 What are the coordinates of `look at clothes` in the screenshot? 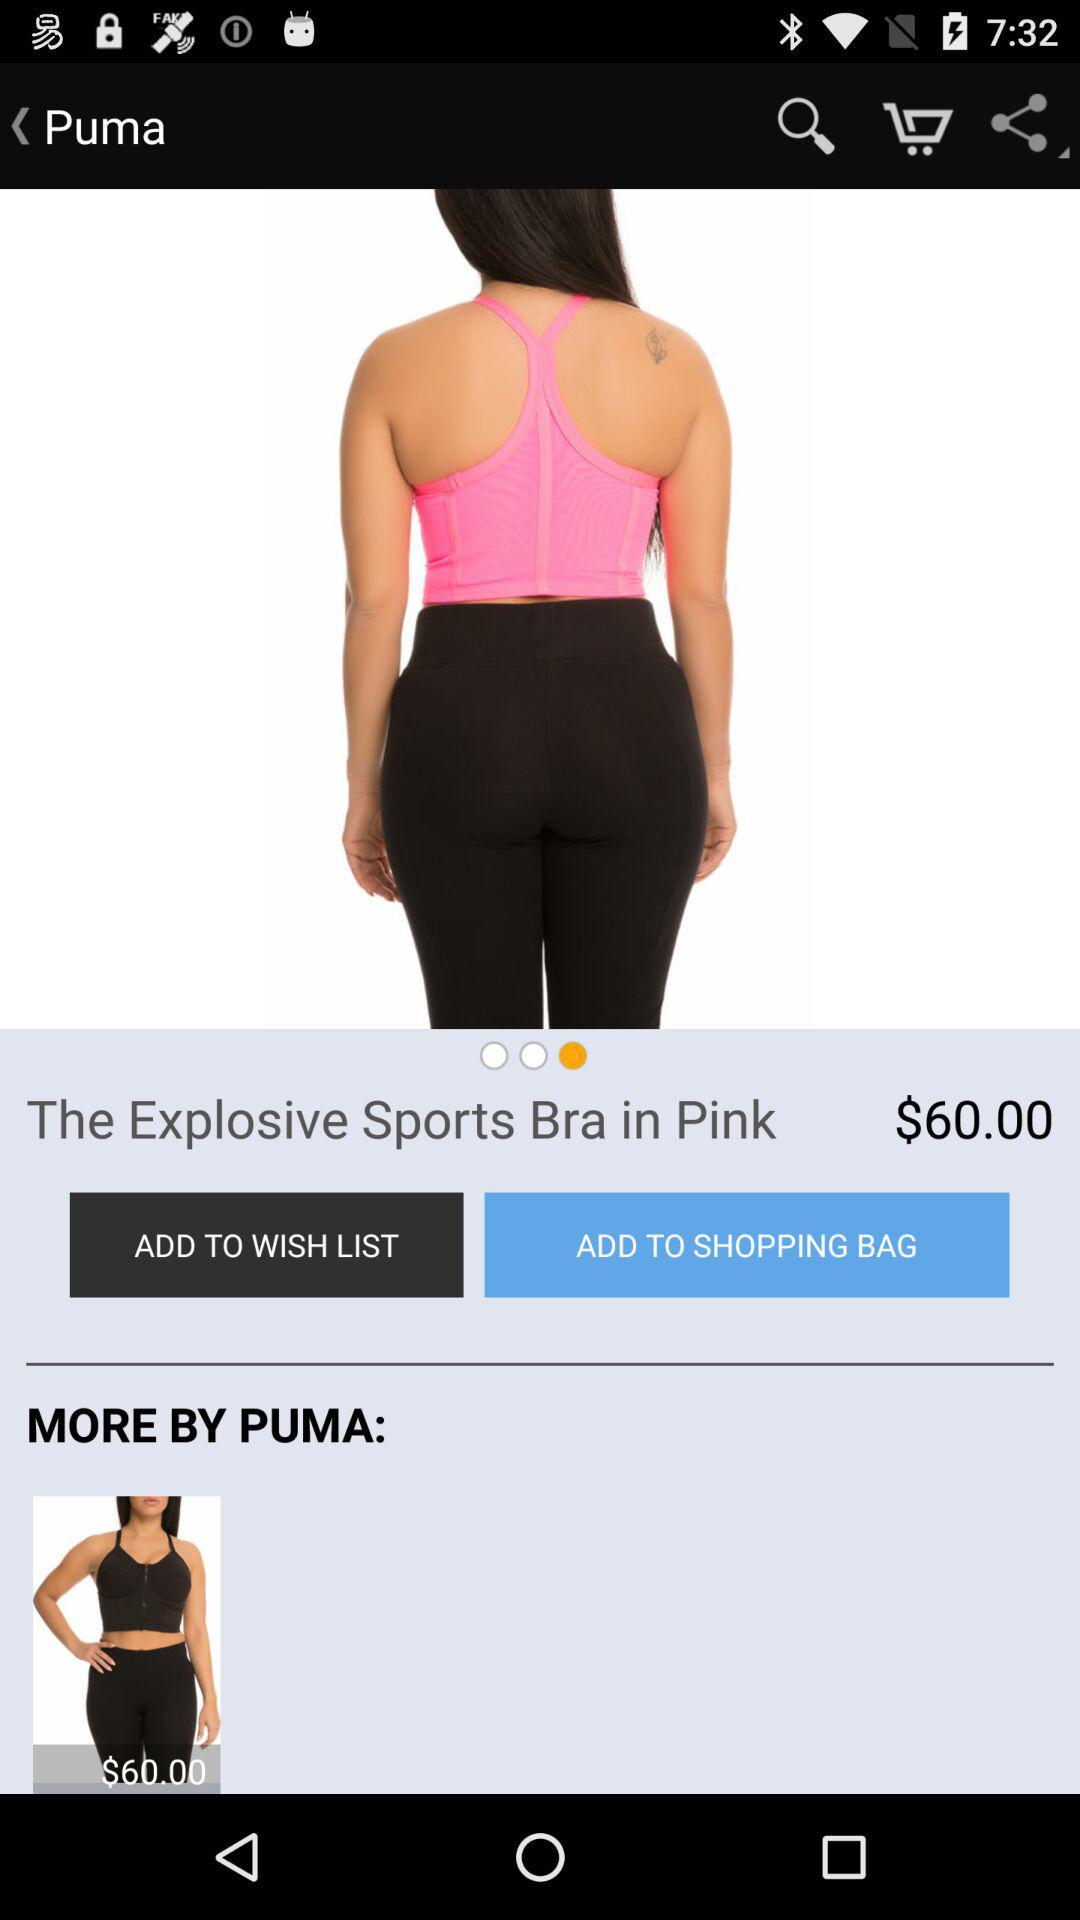 It's located at (126, 1637).